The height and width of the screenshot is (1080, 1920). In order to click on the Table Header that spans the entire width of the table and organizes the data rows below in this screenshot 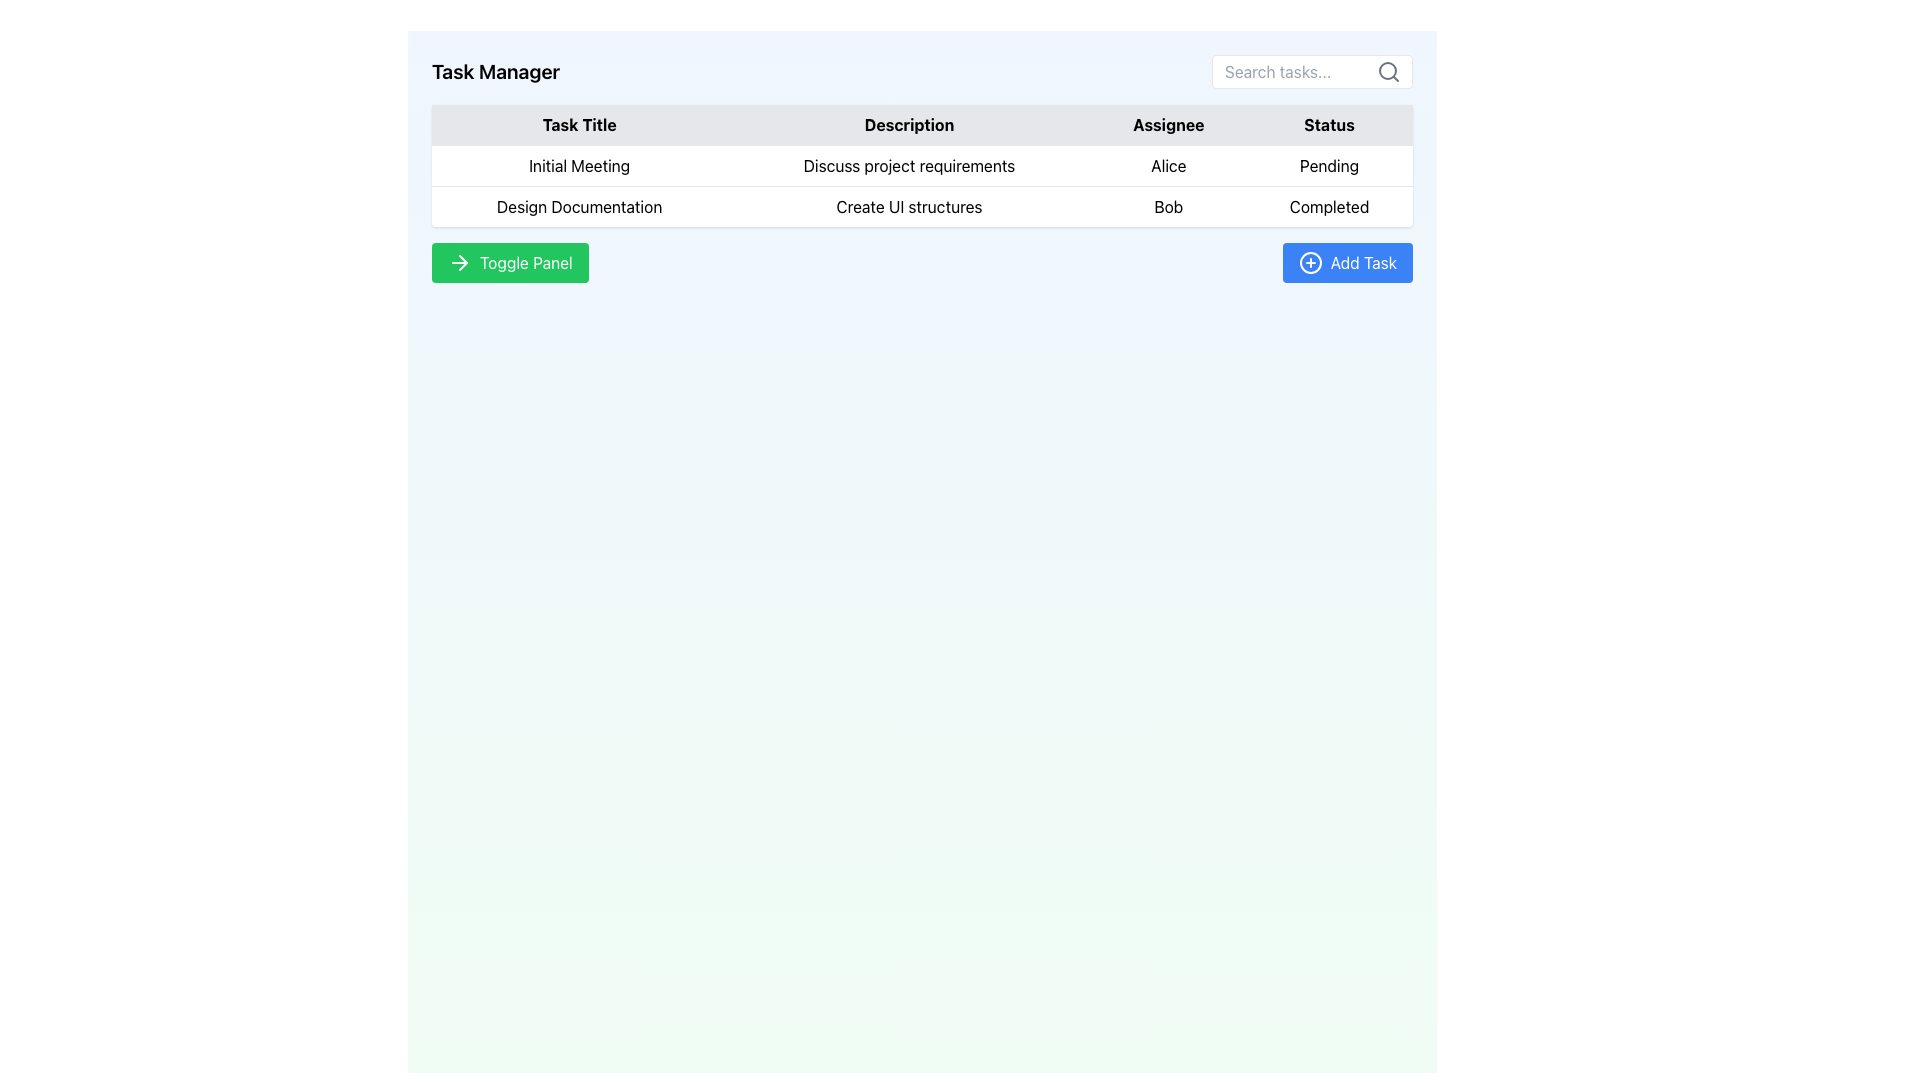, I will do `click(921, 125)`.